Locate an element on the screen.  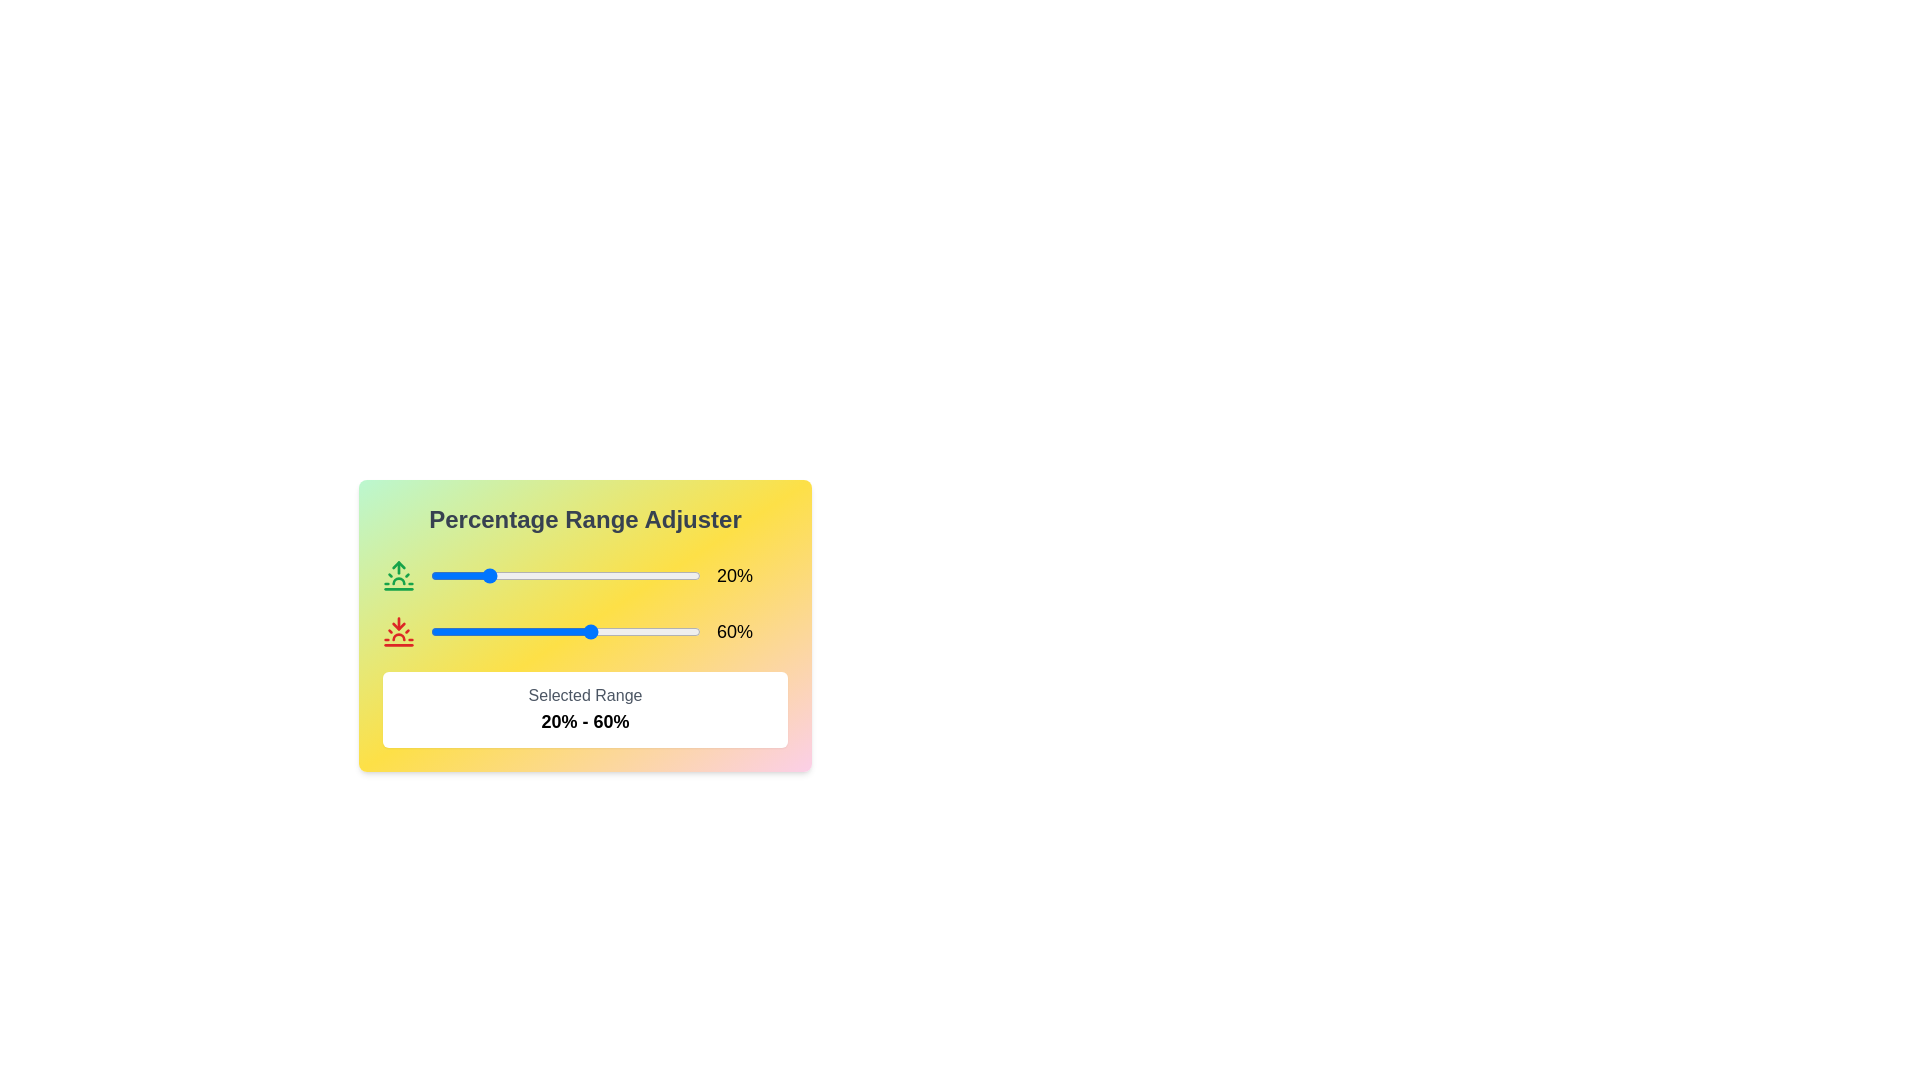
the slider position is located at coordinates (443, 632).